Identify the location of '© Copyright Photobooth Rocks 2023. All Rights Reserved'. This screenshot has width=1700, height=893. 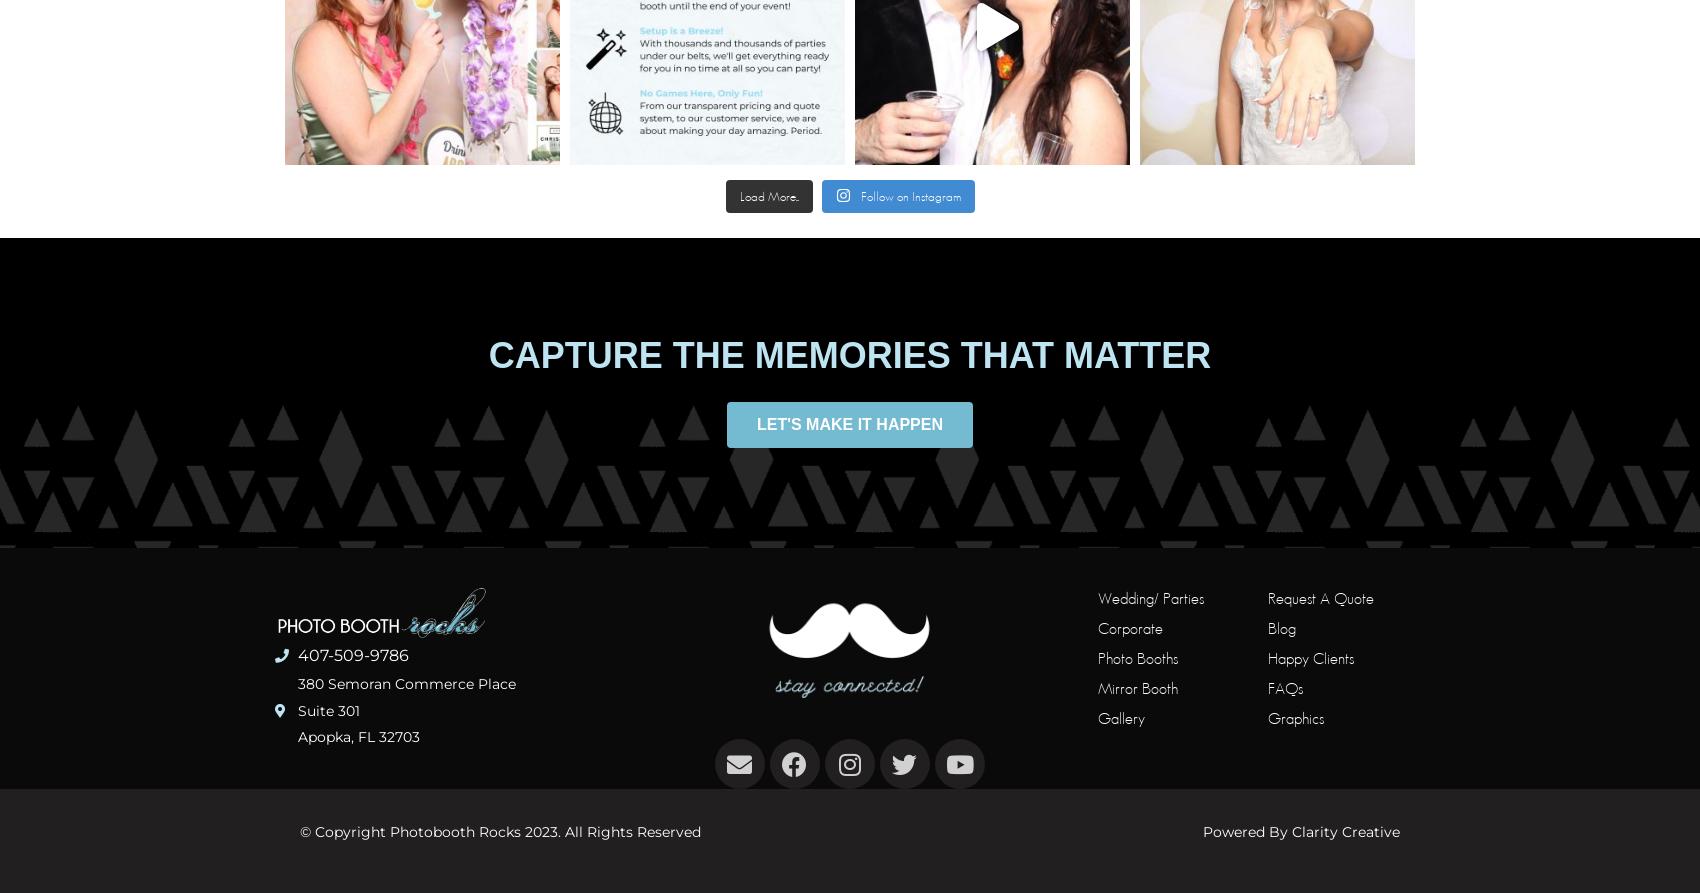
(300, 831).